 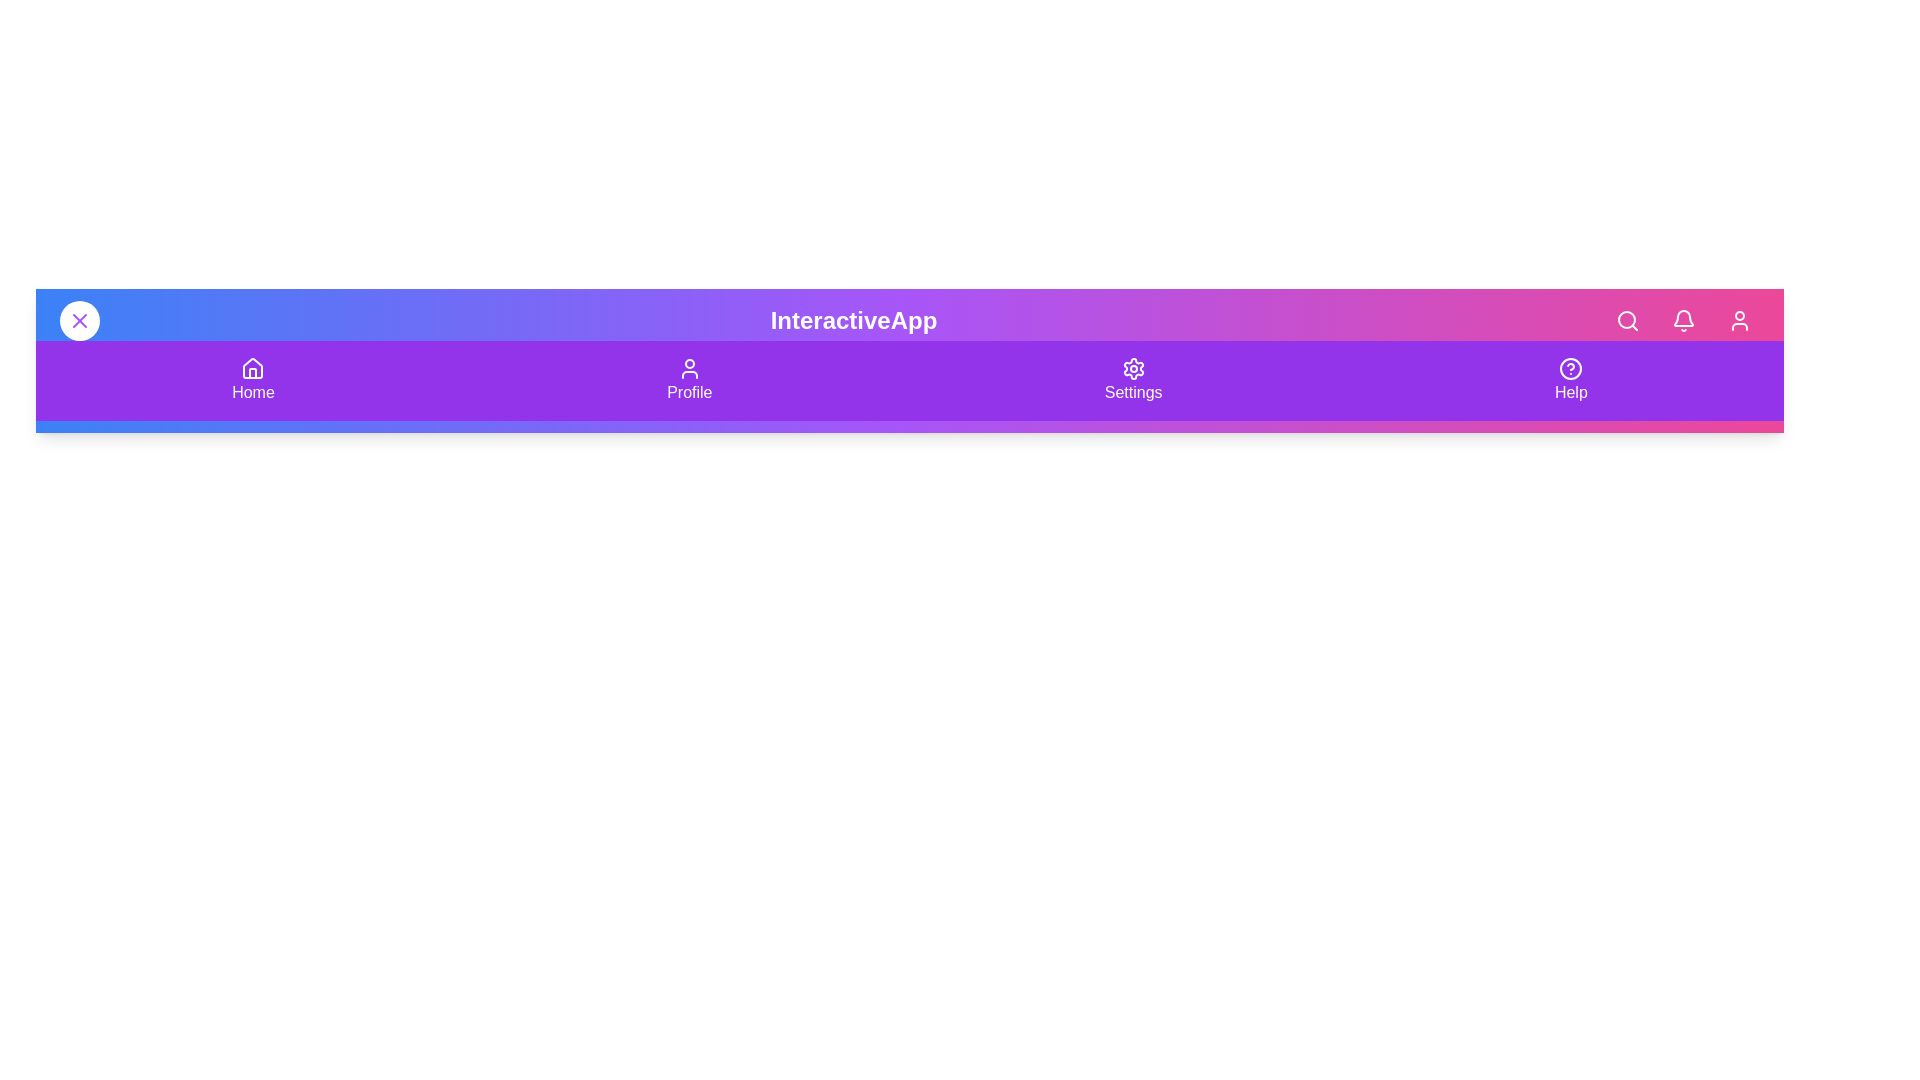 What do you see at coordinates (1738, 319) in the screenshot?
I see `the user button in the navigation bar` at bounding box center [1738, 319].